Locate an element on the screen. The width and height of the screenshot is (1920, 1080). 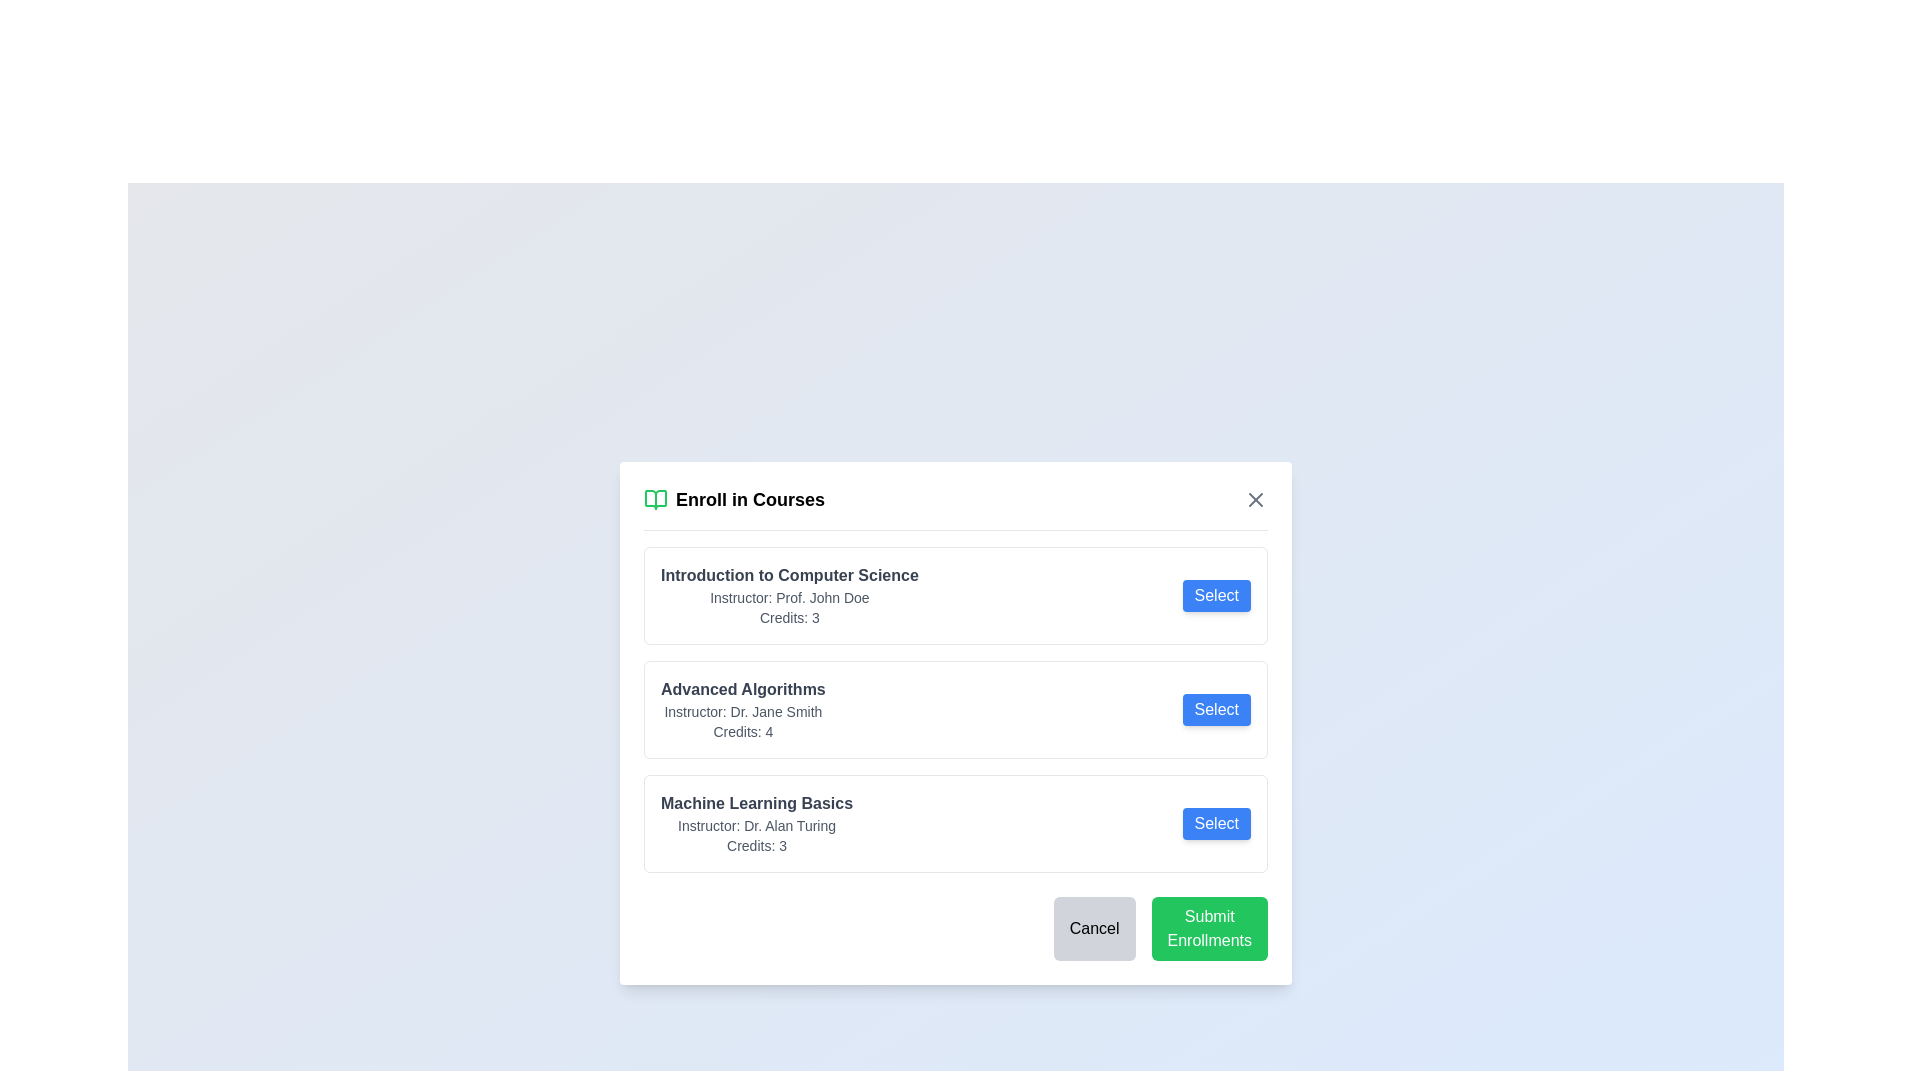
the text label that displays the number of credits for the 'Machine Learning Basics' course, located below the instructor's name in the course details modal is located at coordinates (756, 845).